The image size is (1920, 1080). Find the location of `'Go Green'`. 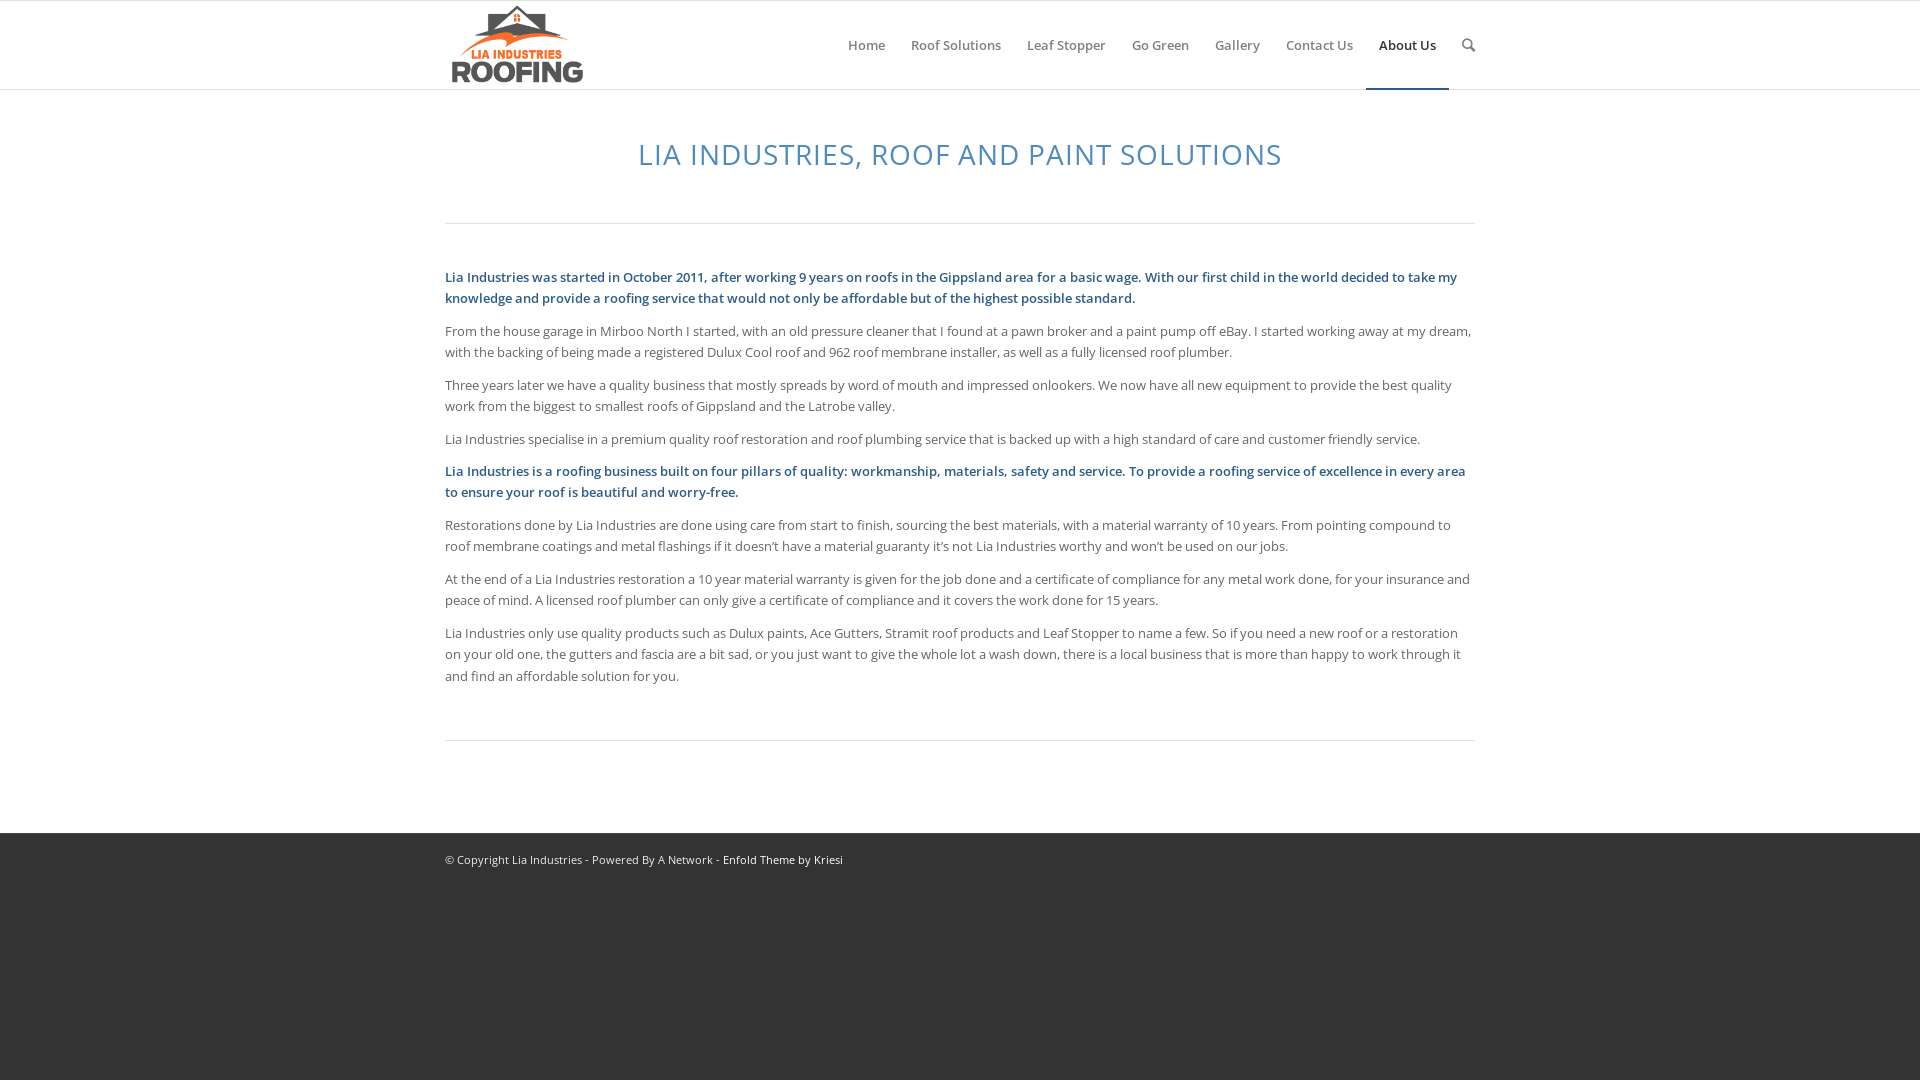

'Go Green' is located at coordinates (1117, 45).